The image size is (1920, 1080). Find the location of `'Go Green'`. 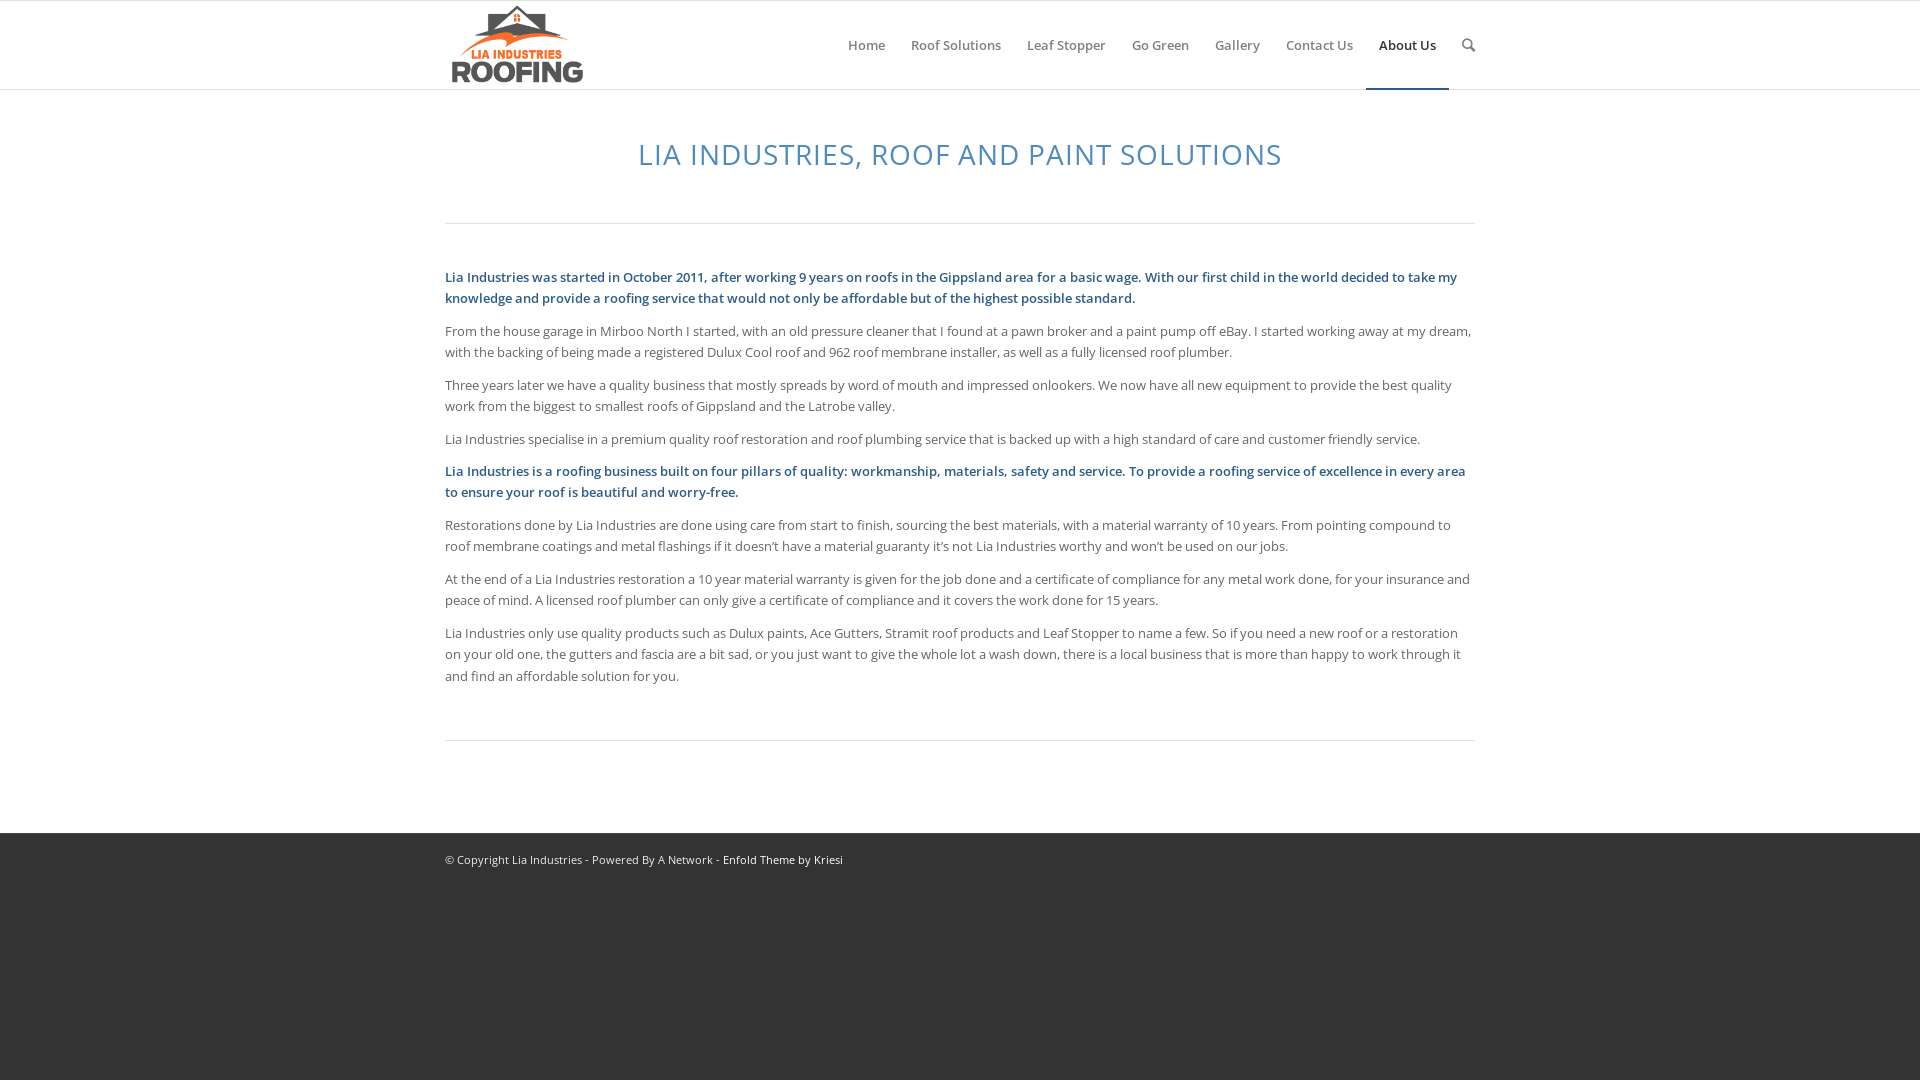

'Go Green' is located at coordinates (1117, 45).